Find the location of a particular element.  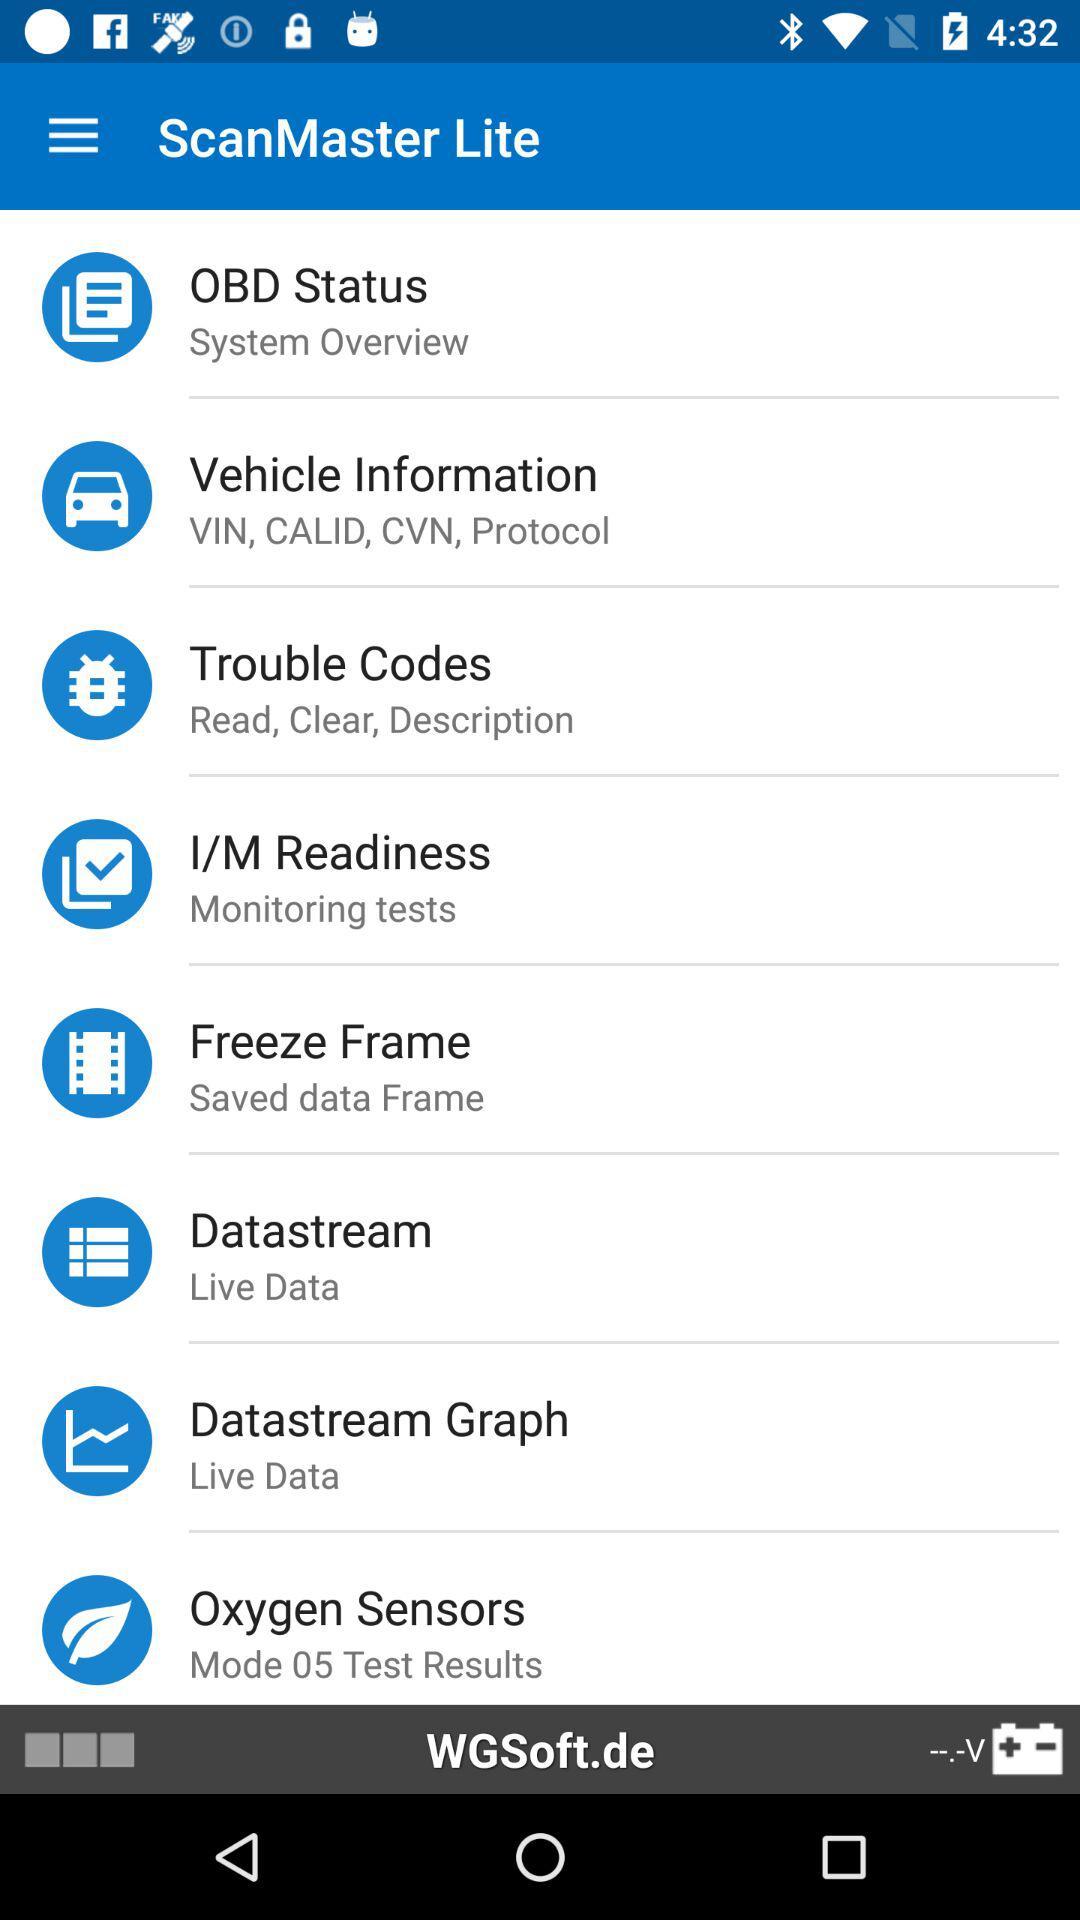

the icon below the i/m readiness icon is located at coordinates (634, 906).